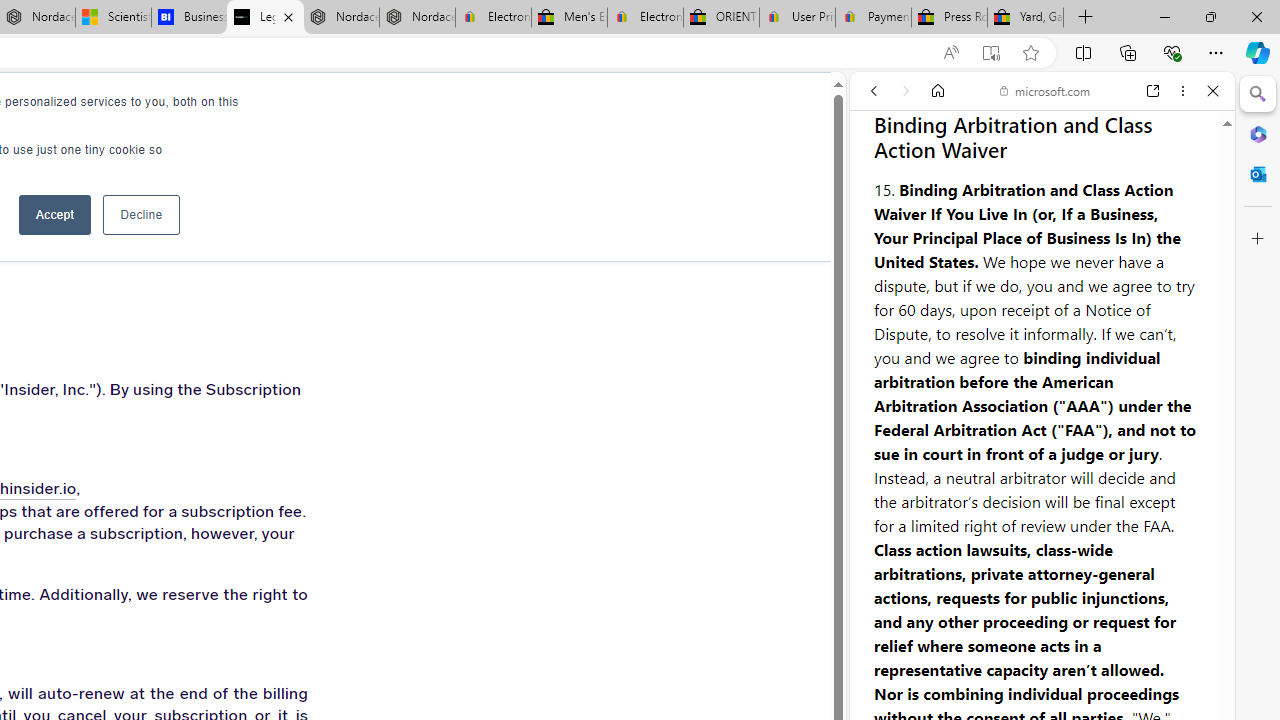 The image size is (1280, 720). What do you see at coordinates (796, 17) in the screenshot?
I see `'User Privacy Notice | eBay'` at bounding box center [796, 17].